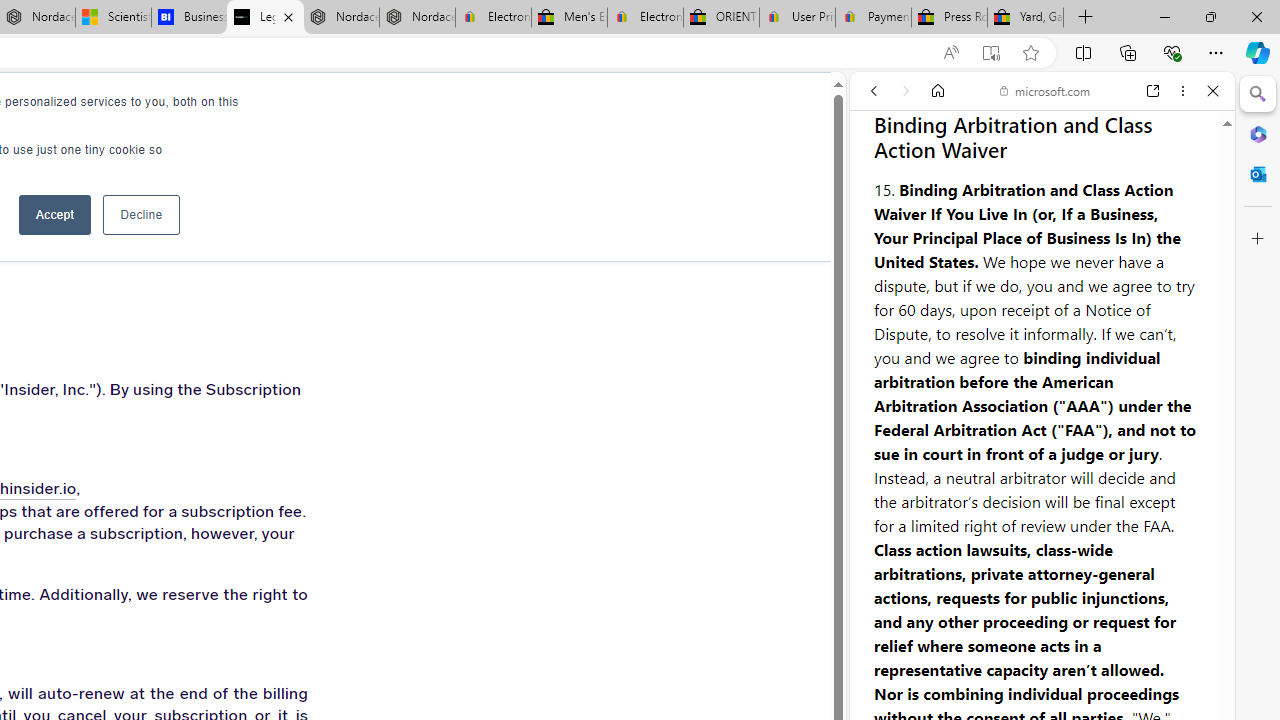 The image size is (1280, 720). What do you see at coordinates (796, 17) in the screenshot?
I see `'User Privacy Notice | eBay'` at bounding box center [796, 17].